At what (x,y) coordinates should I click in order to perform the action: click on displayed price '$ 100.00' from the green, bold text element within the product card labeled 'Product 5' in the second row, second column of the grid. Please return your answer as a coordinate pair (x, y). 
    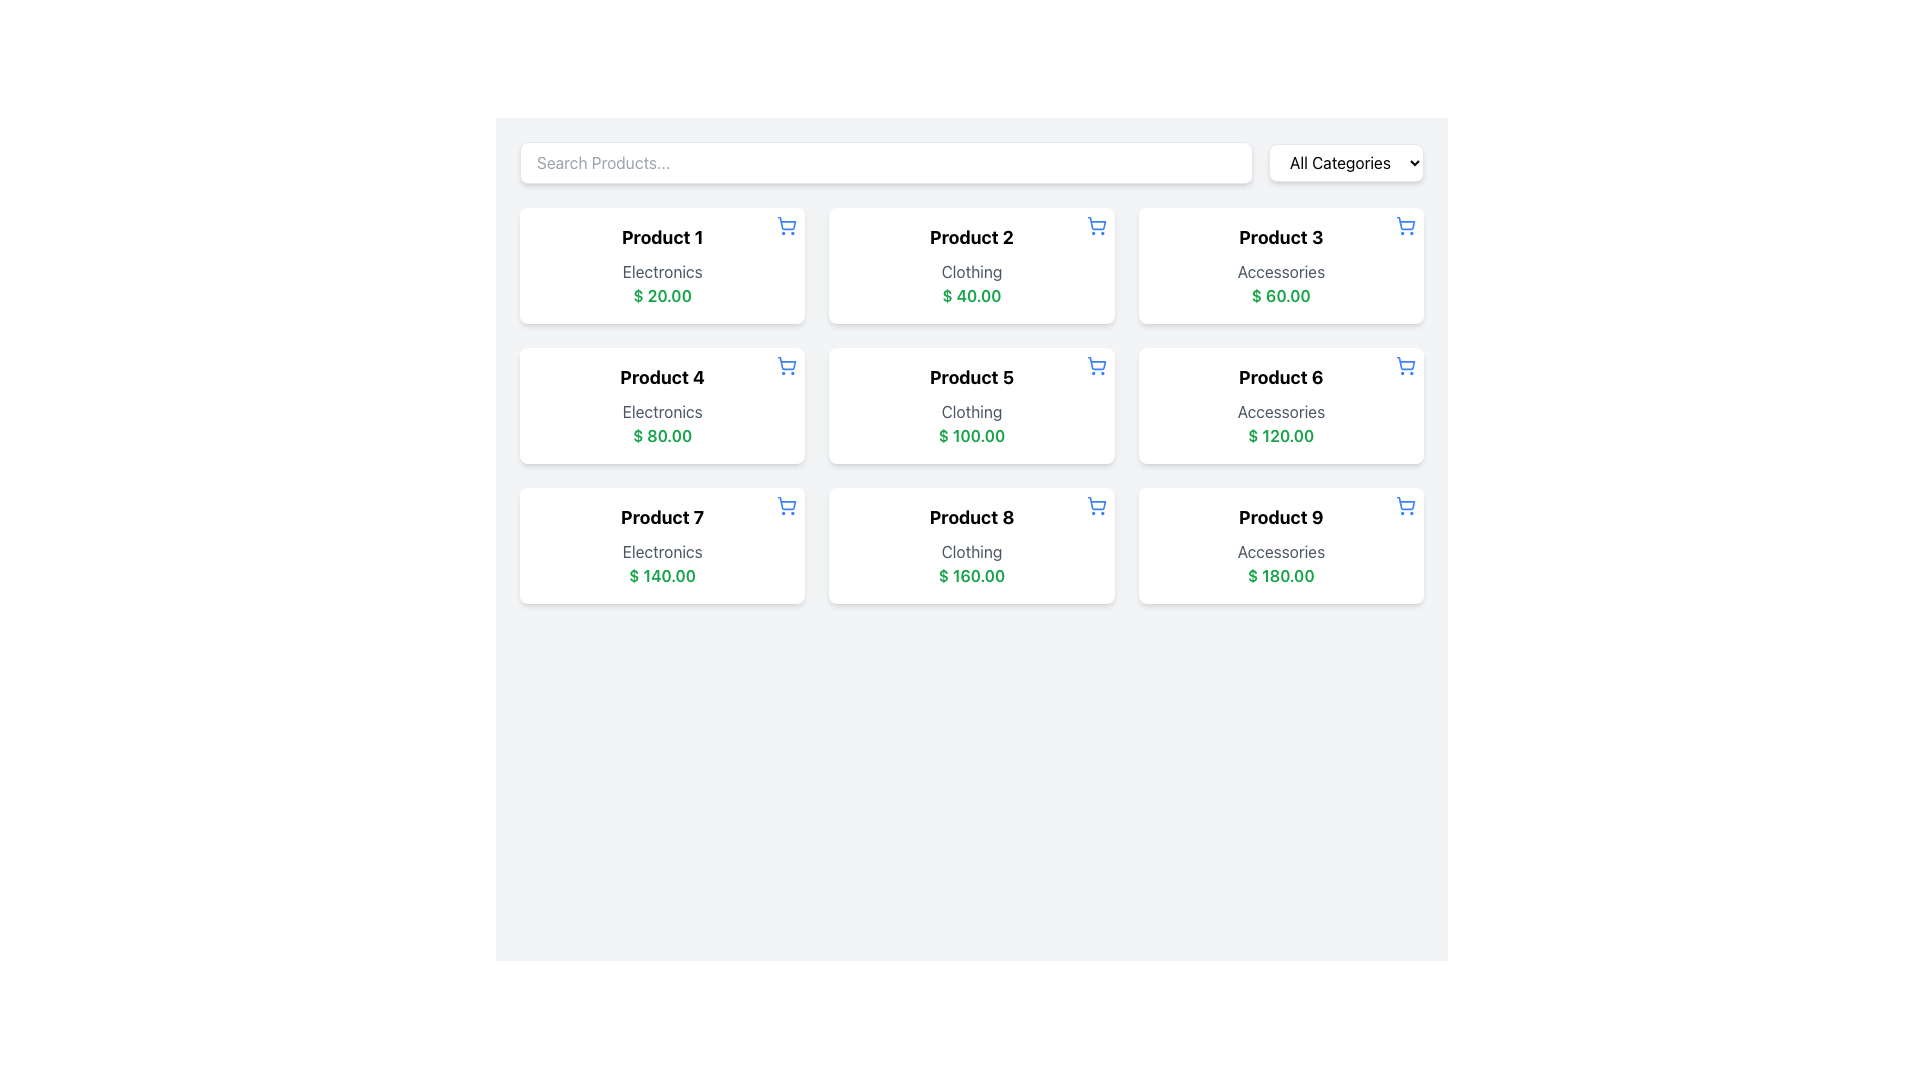
    Looking at the image, I should click on (971, 434).